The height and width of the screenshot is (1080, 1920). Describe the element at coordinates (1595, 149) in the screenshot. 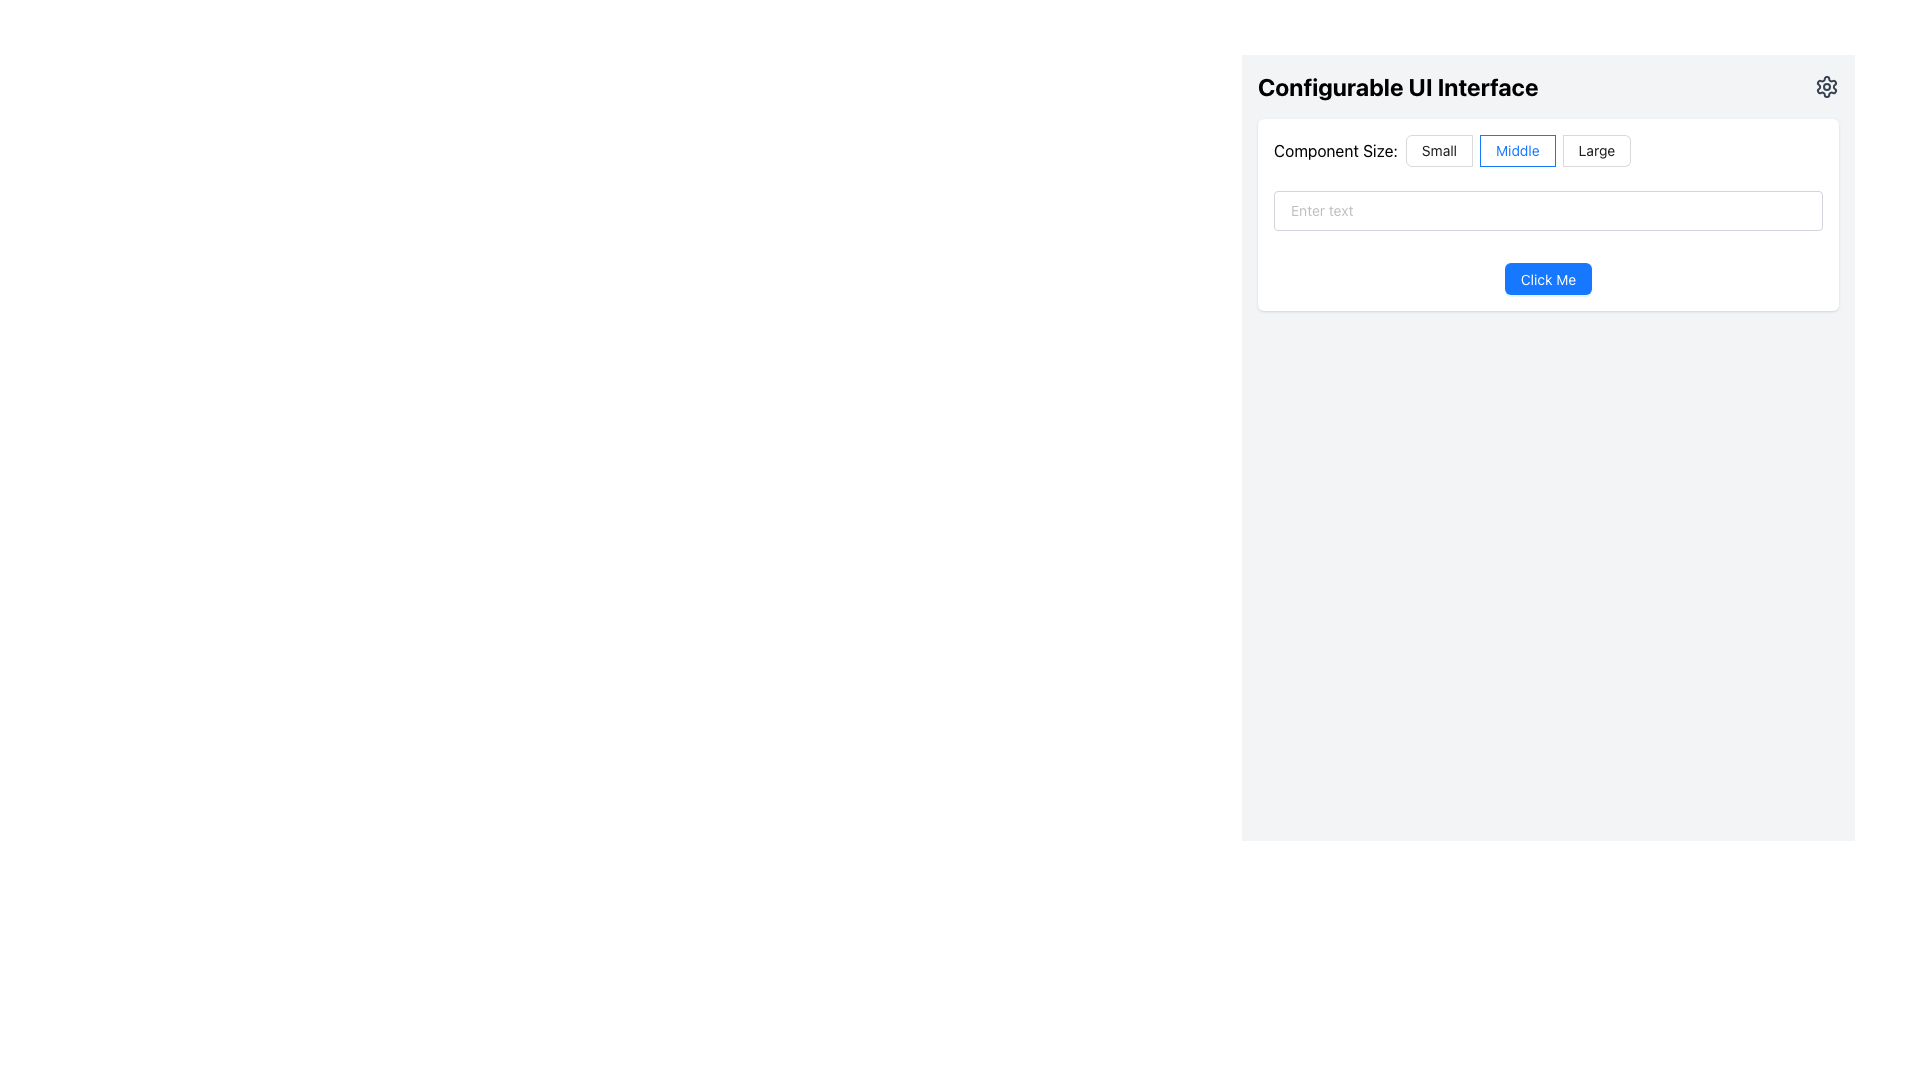

I see `the radio button labeled 'Large'` at that location.